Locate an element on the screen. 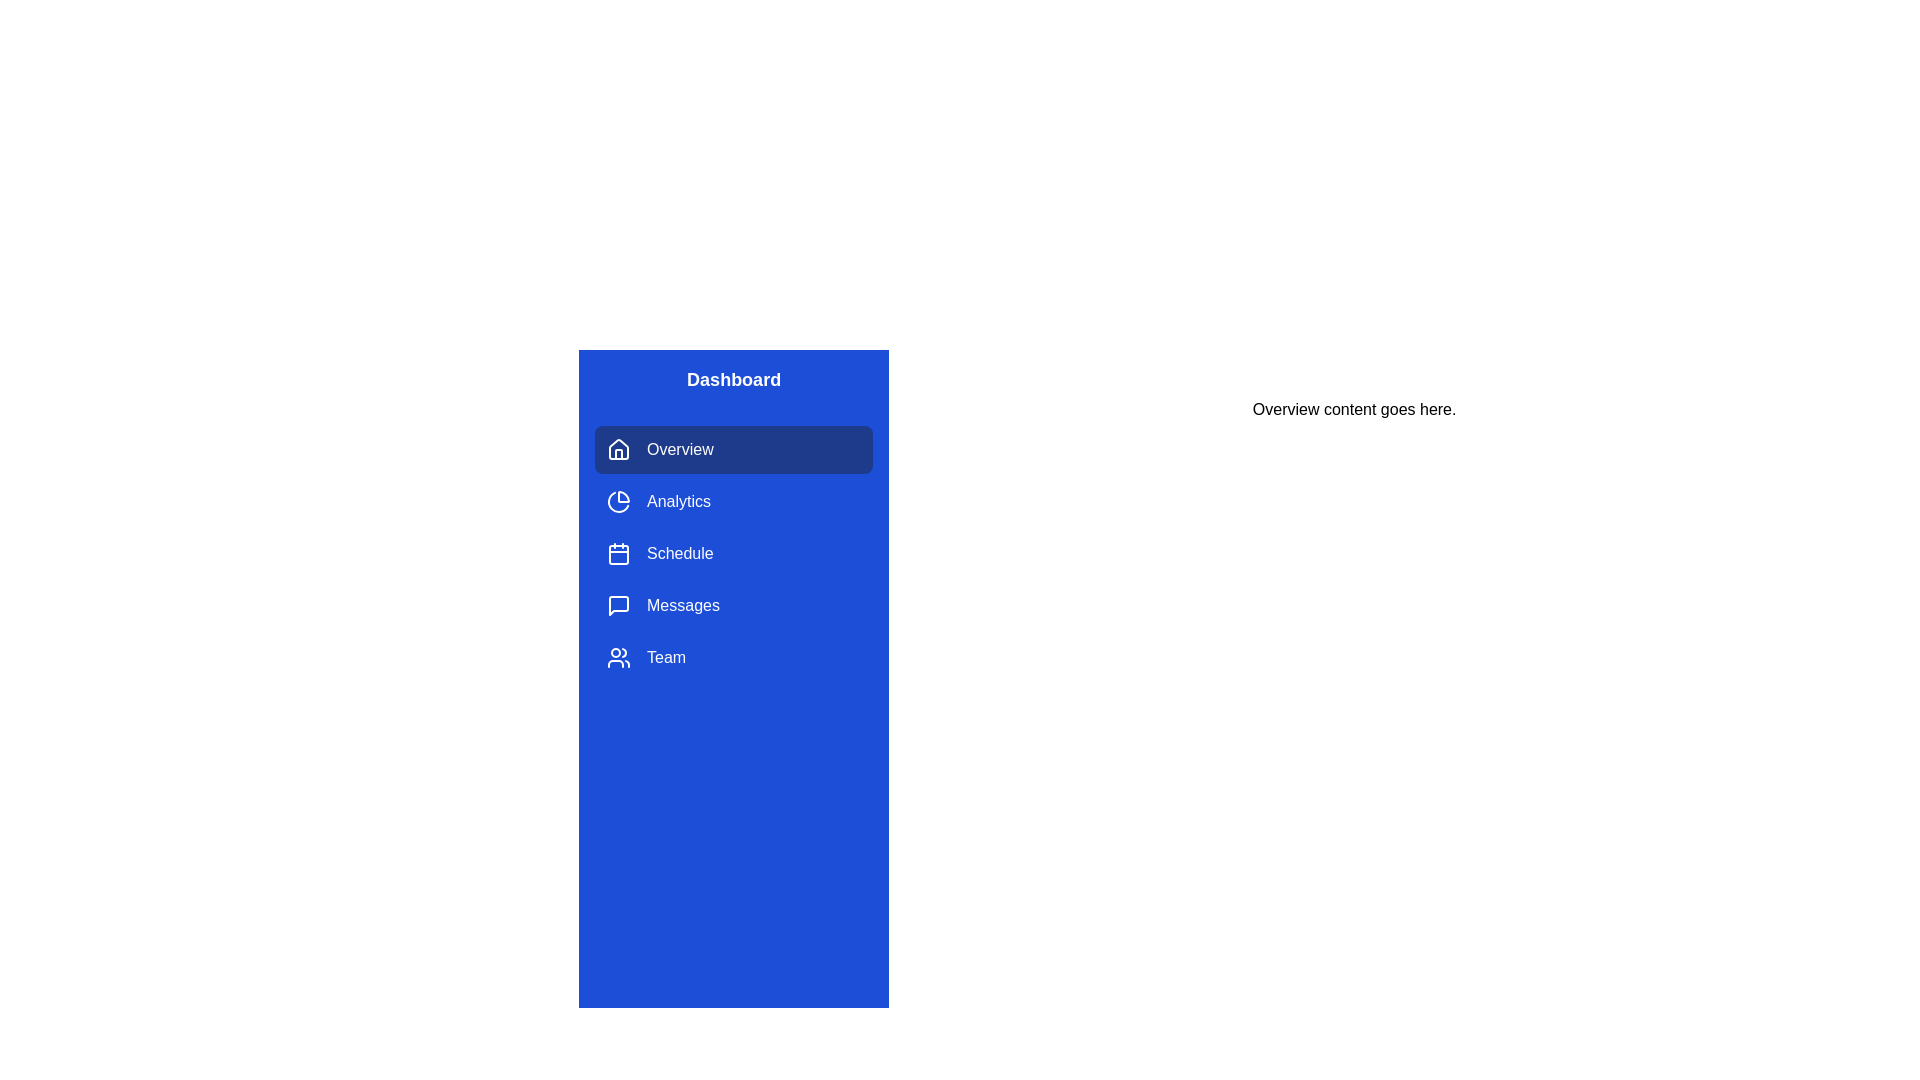  the 'Schedule' text label in the vertical navigation menu, which is styled with a white font on a blue background and is the third item in the list is located at coordinates (680, 554).